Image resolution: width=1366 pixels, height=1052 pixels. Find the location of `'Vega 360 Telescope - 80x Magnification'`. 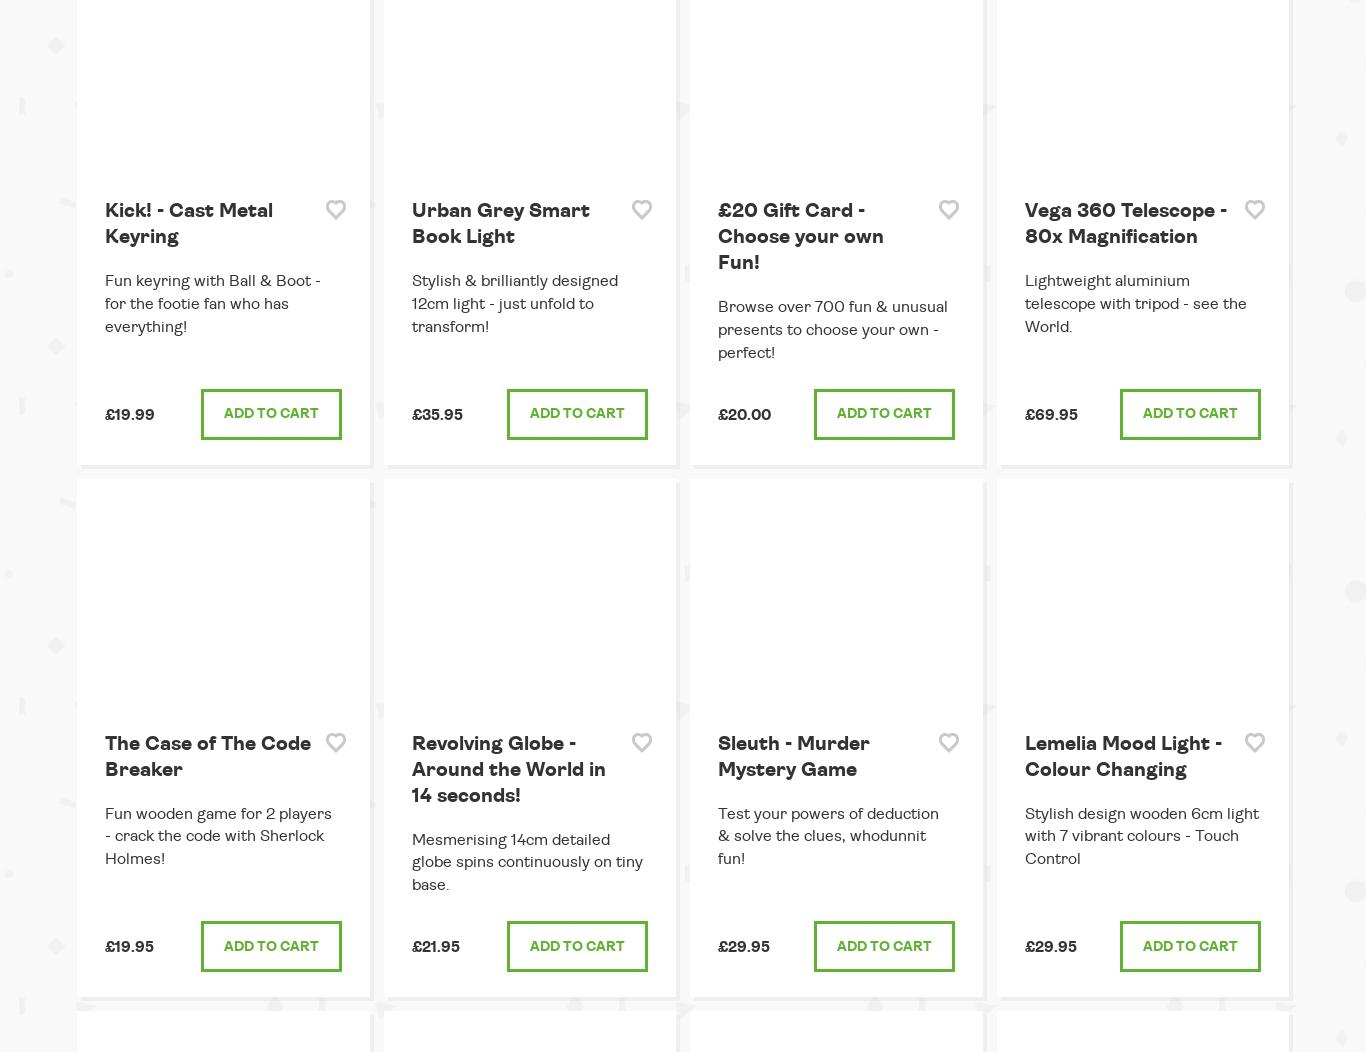

'Vega 360 Telescope - 80x Magnification' is located at coordinates (1124, 222).